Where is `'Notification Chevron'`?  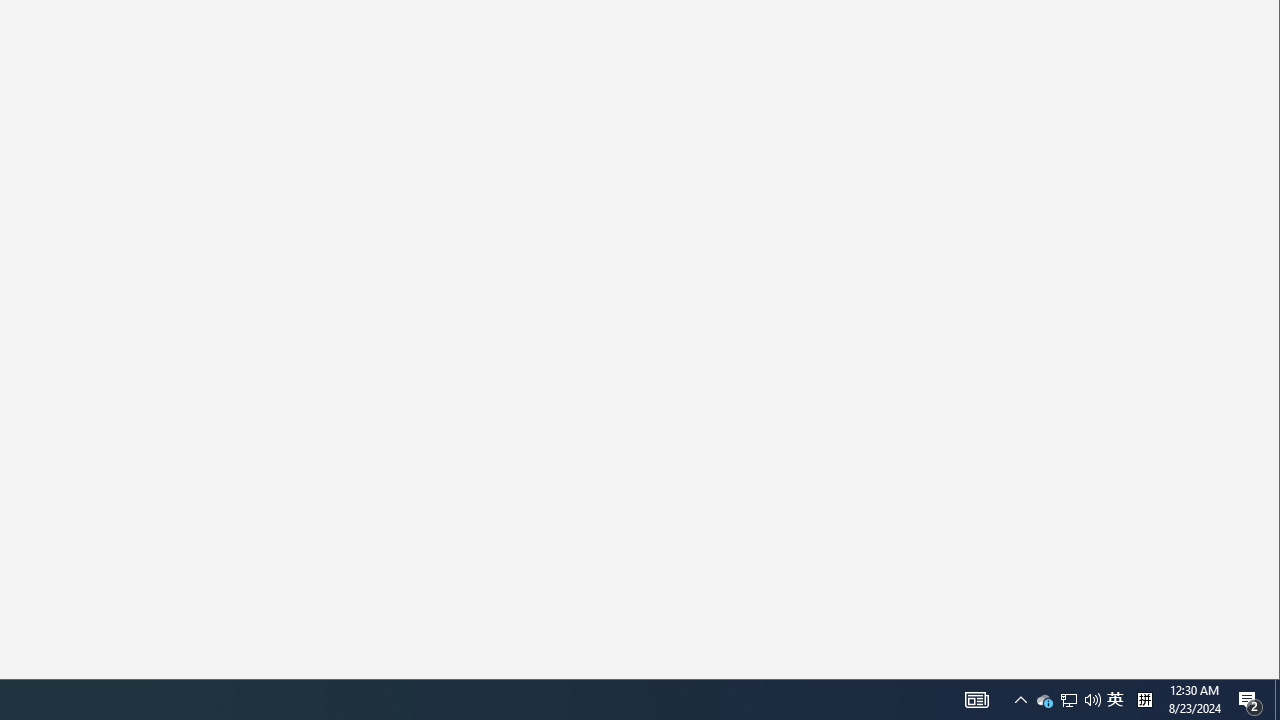 'Notification Chevron' is located at coordinates (1067, 698).